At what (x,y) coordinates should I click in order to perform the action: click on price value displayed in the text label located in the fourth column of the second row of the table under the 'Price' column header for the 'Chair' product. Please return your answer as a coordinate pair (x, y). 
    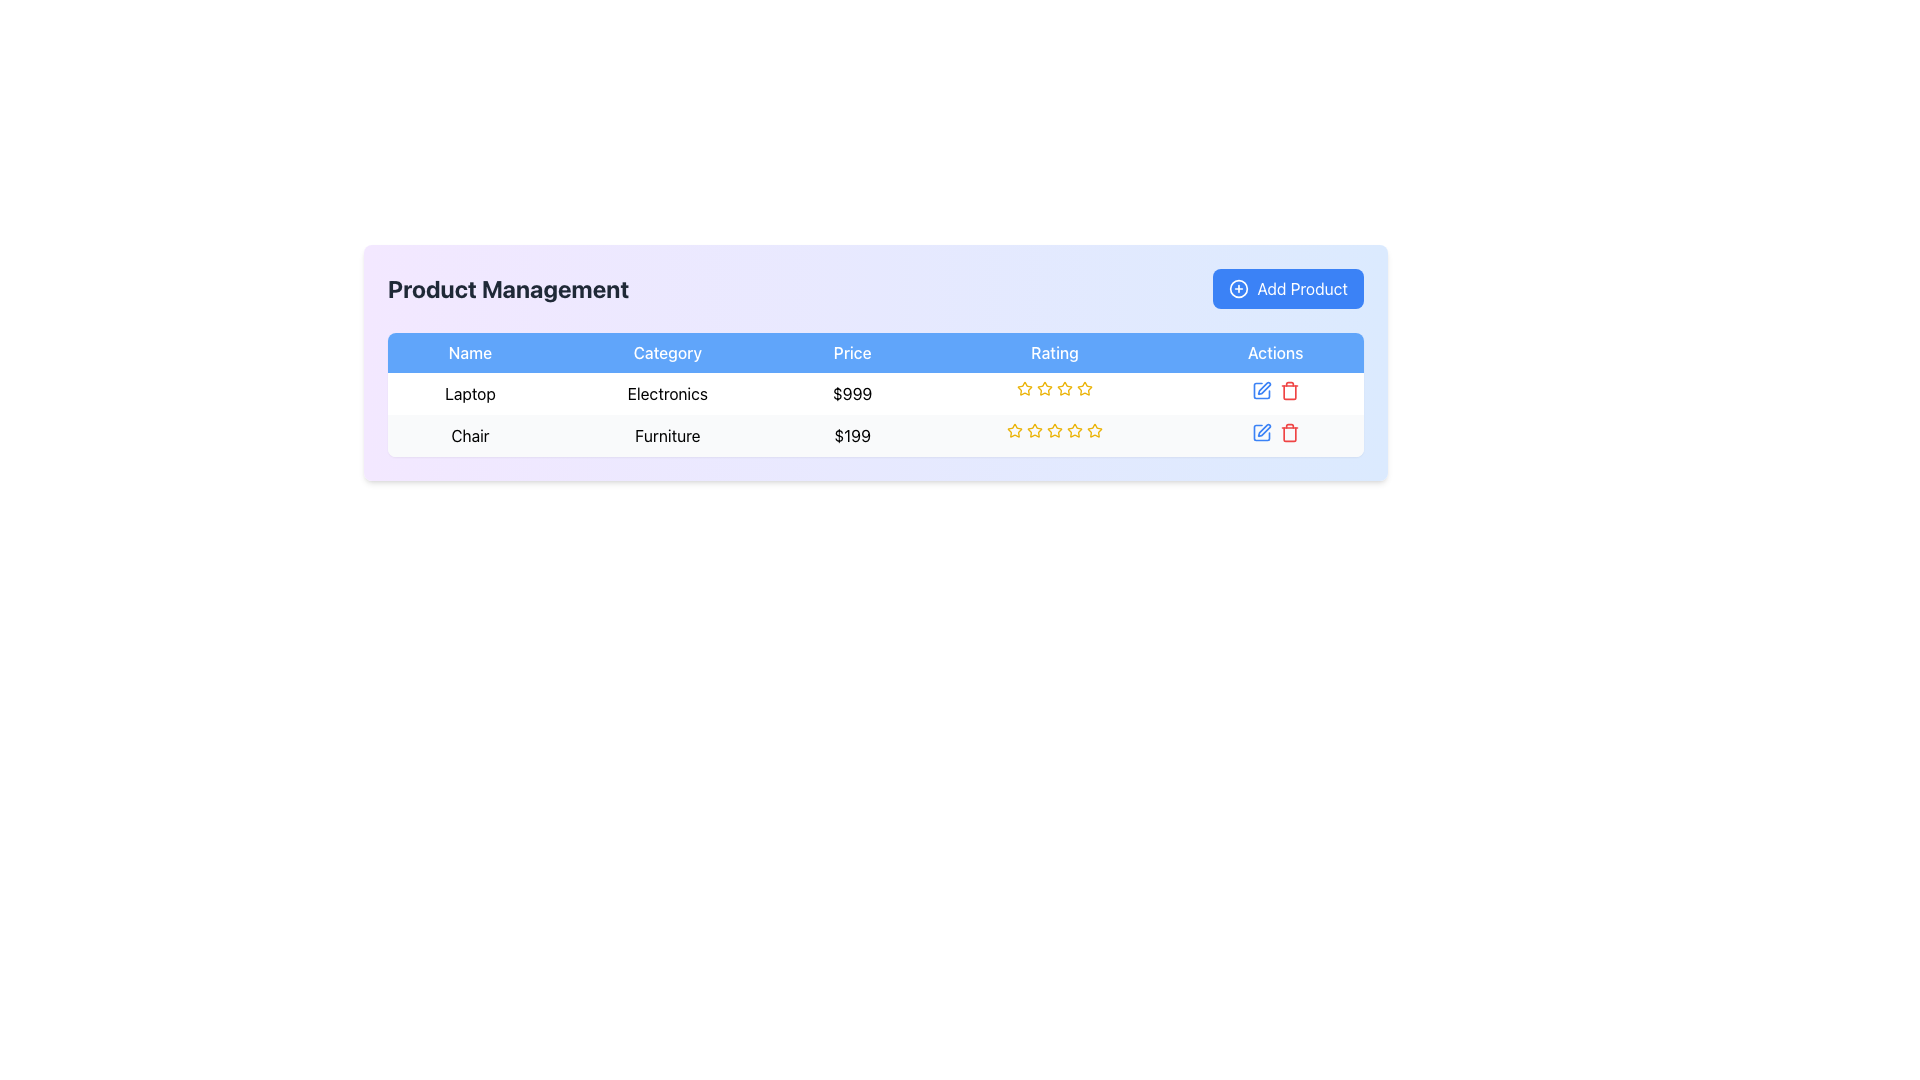
    Looking at the image, I should click on (852, 434).